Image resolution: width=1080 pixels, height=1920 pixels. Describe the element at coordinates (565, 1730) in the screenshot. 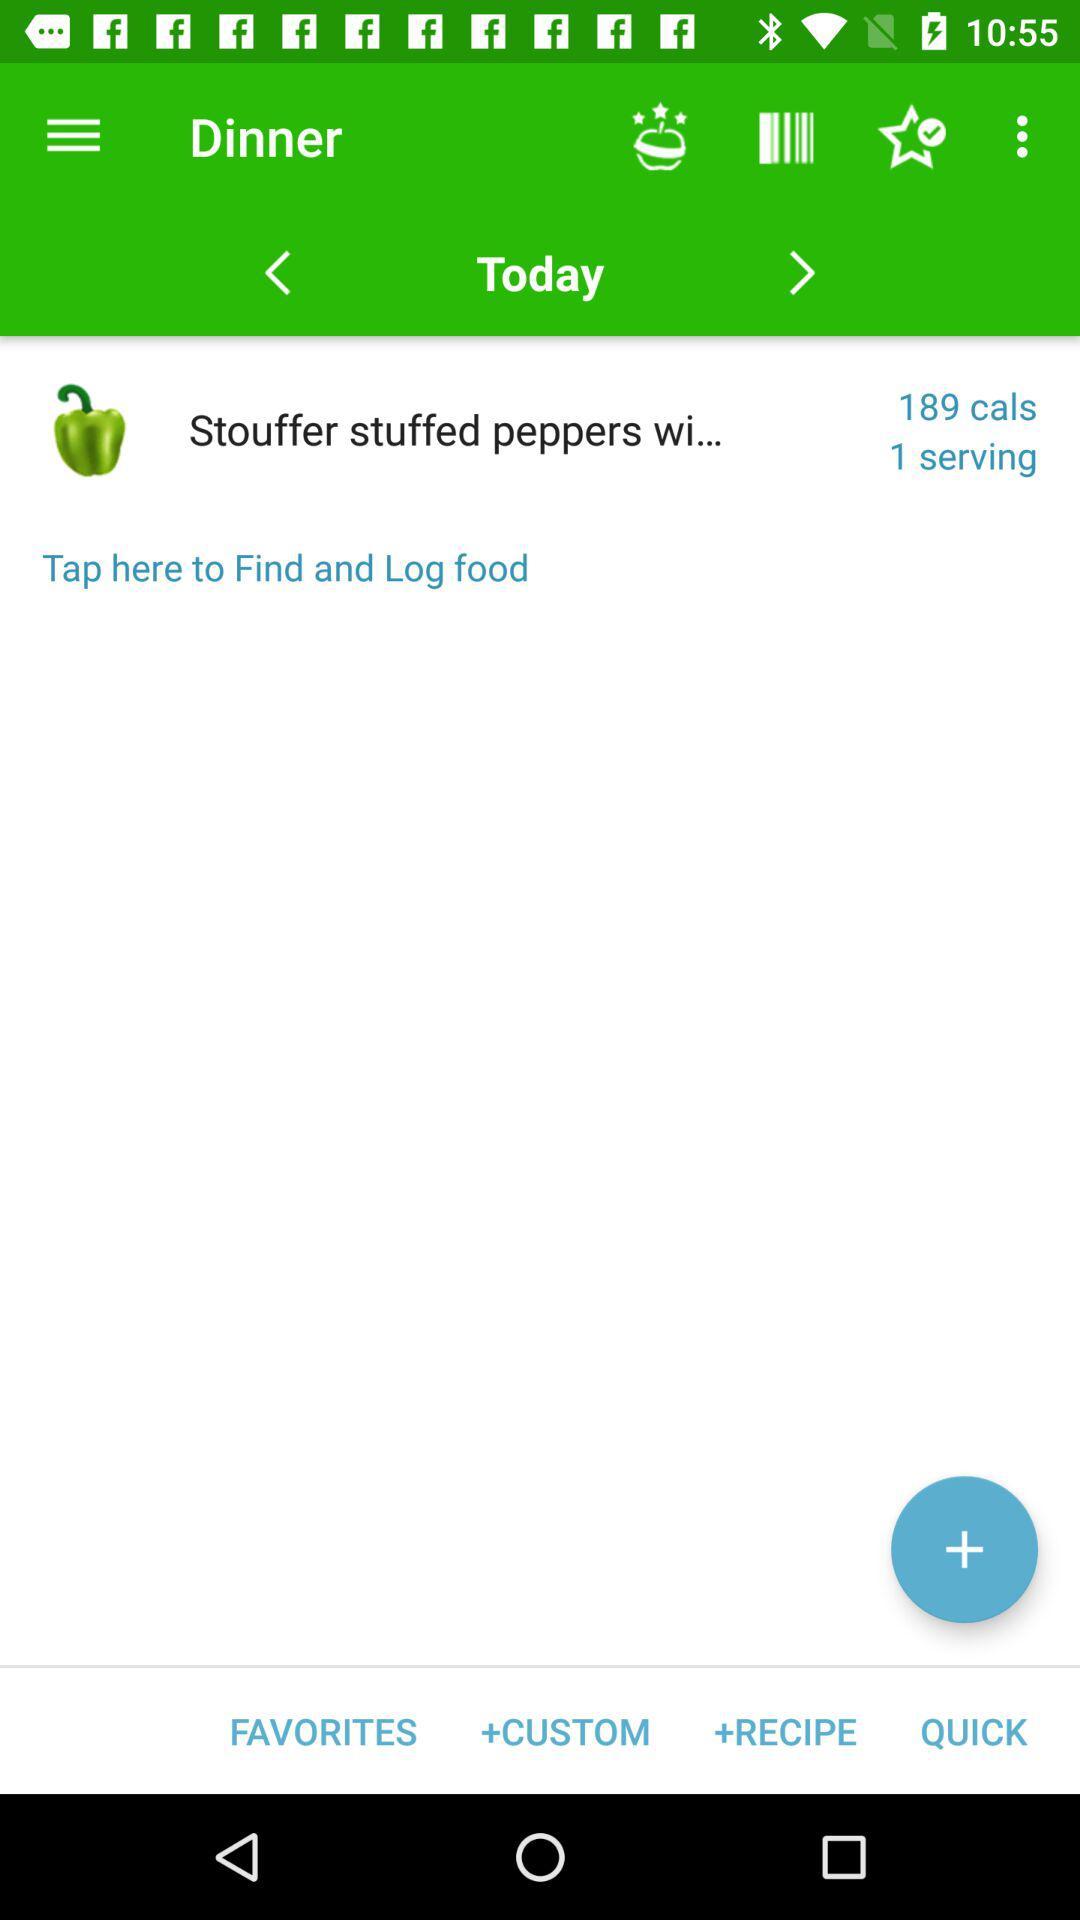

I see `the +custom icon` at that location.